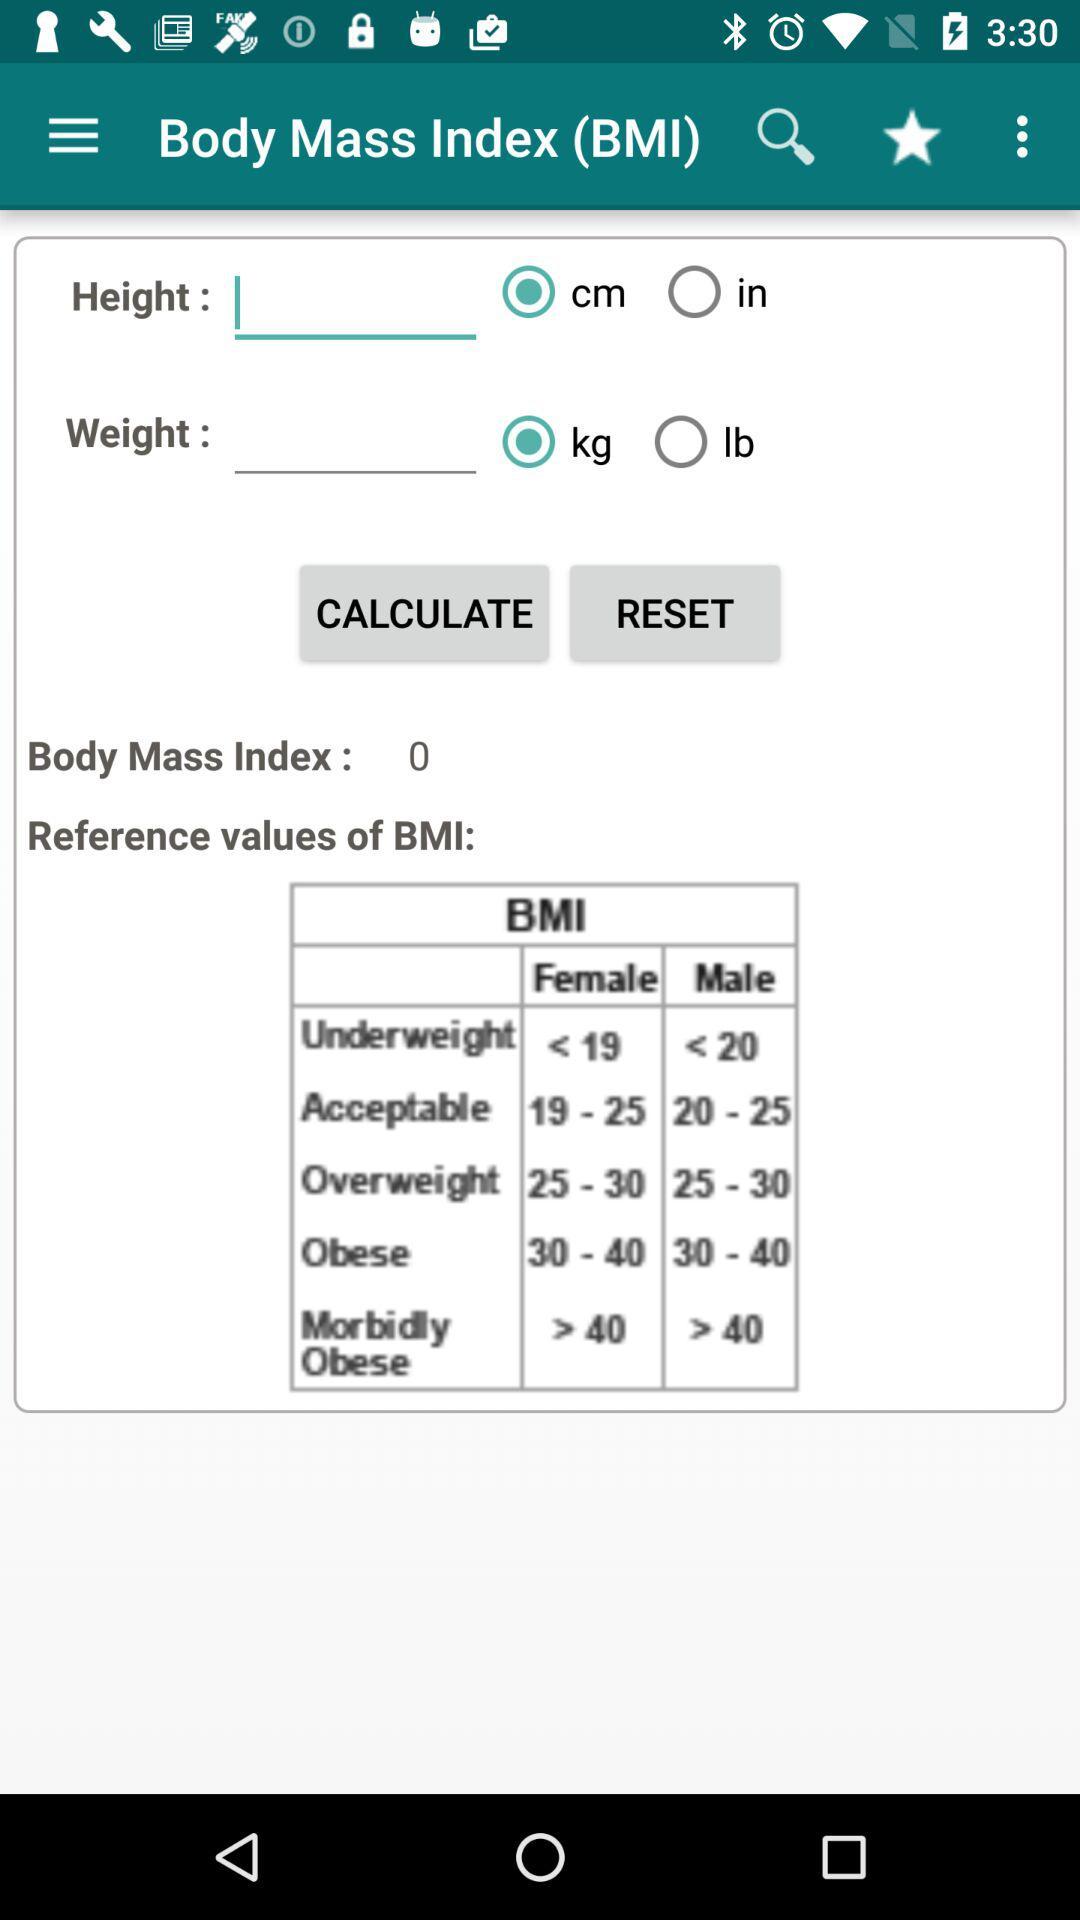 The height and width of the screenshot is (1920, 1080). I want to click on the icon next to the in icon, so click(556, 290).